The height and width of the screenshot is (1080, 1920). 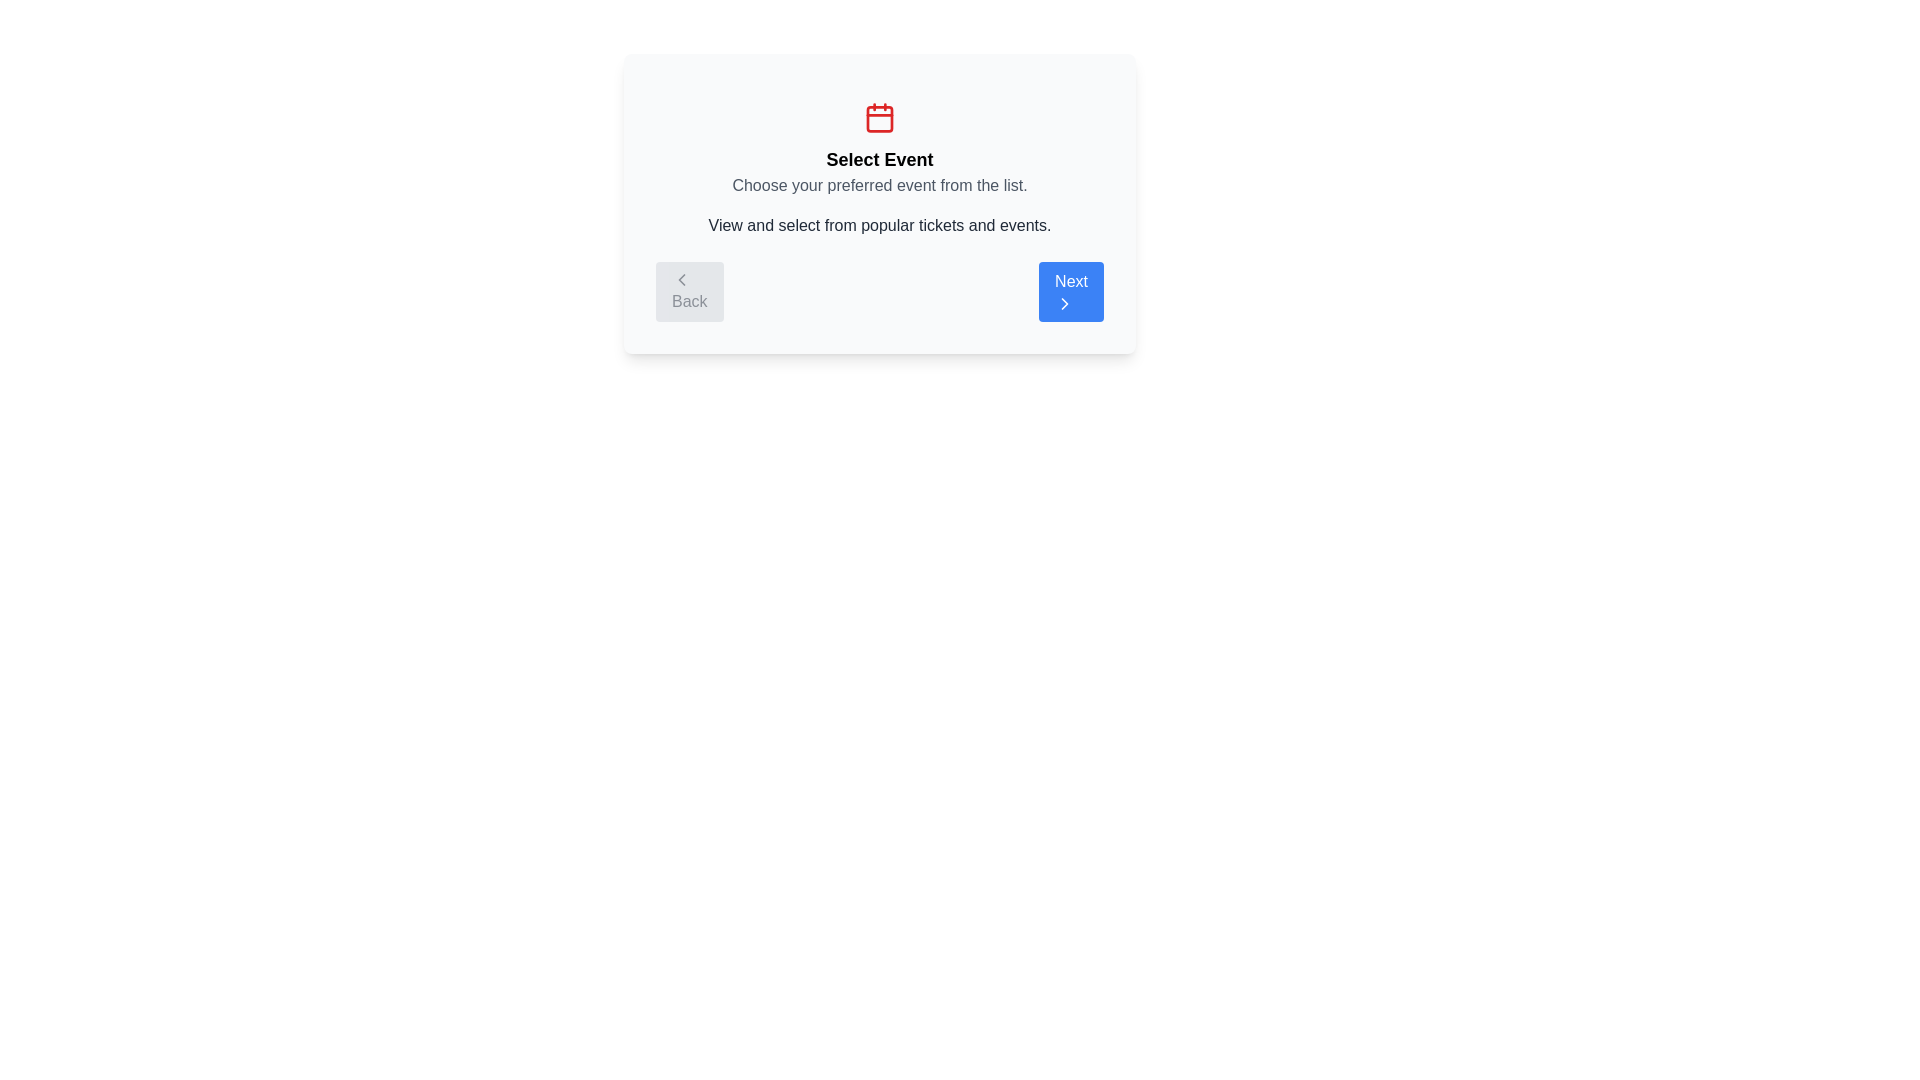 What do you see at coordinates (1069, 292) in the screenshot?
I see `the 'Next' button` at bounding box center [1069, 292].